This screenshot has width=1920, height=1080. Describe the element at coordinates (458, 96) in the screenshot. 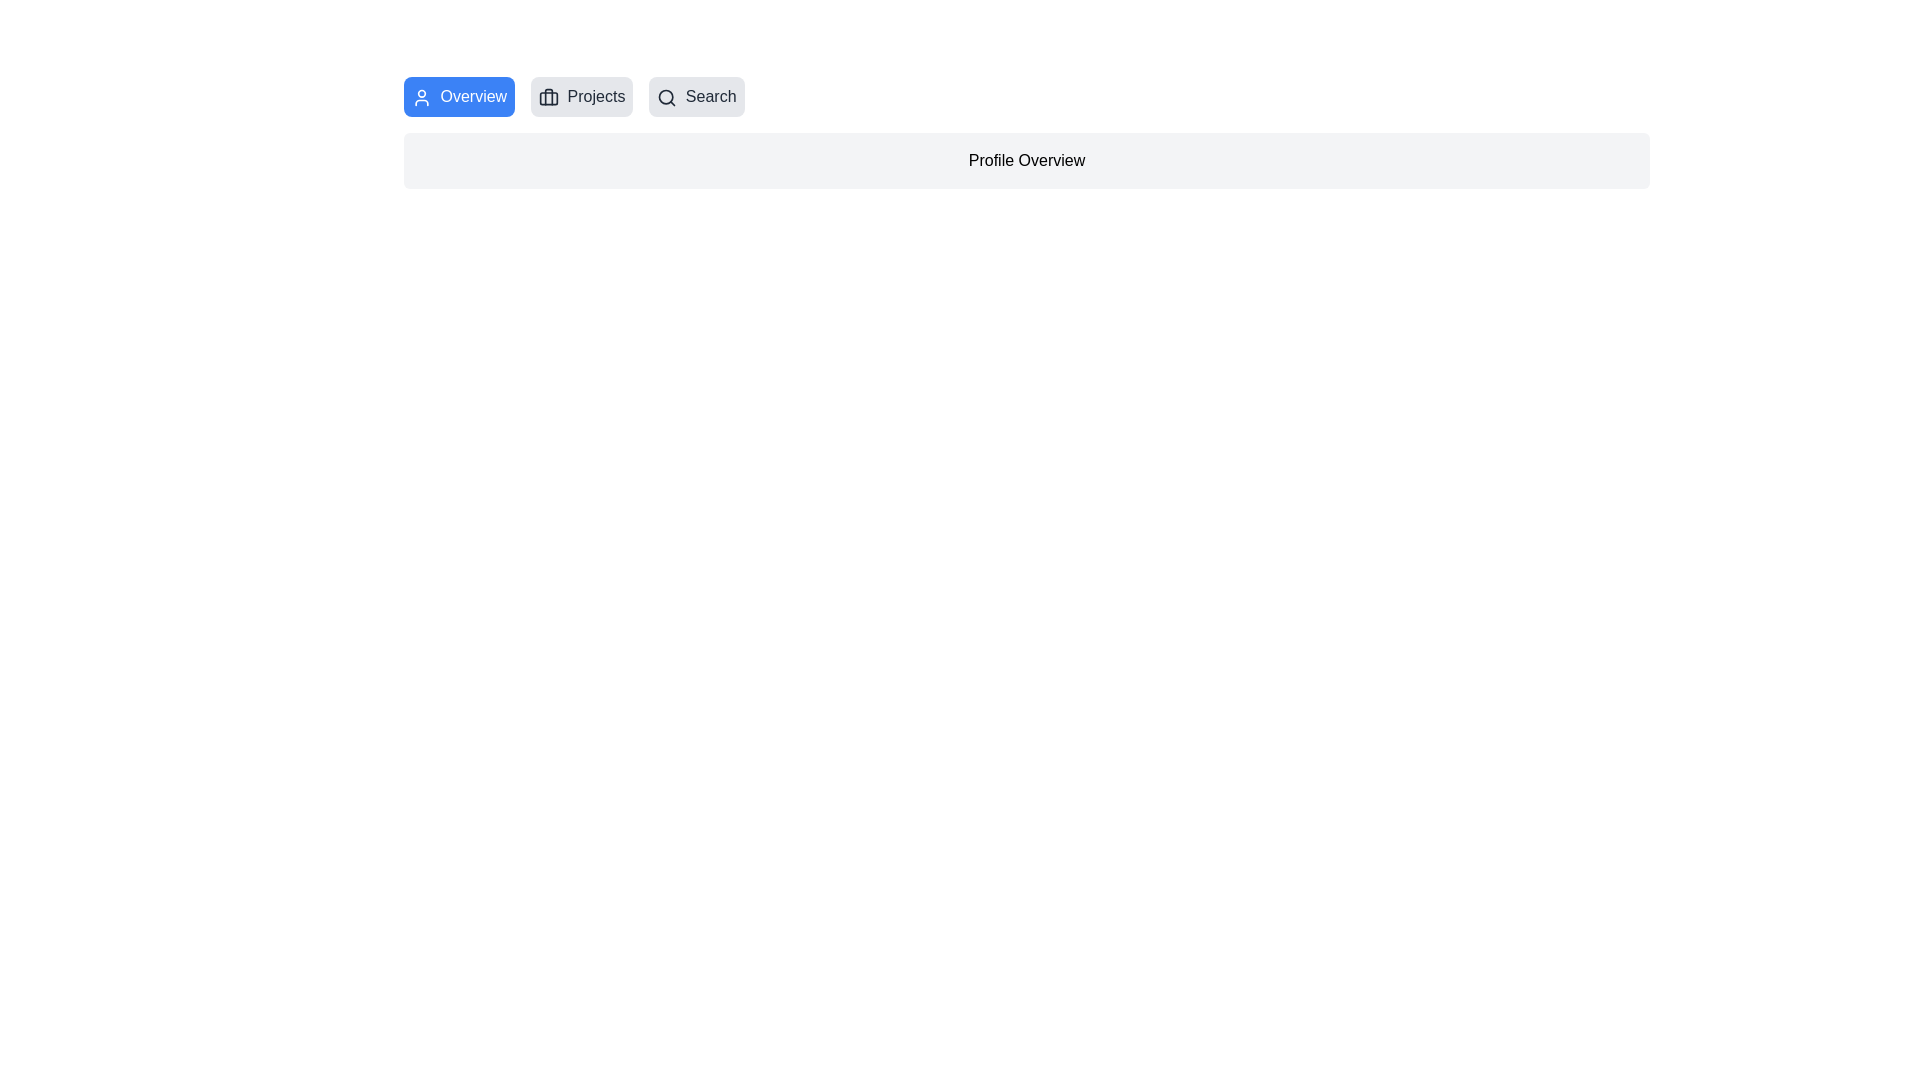

I see `the tab labeled Overview to observe its hover effect` at that location.